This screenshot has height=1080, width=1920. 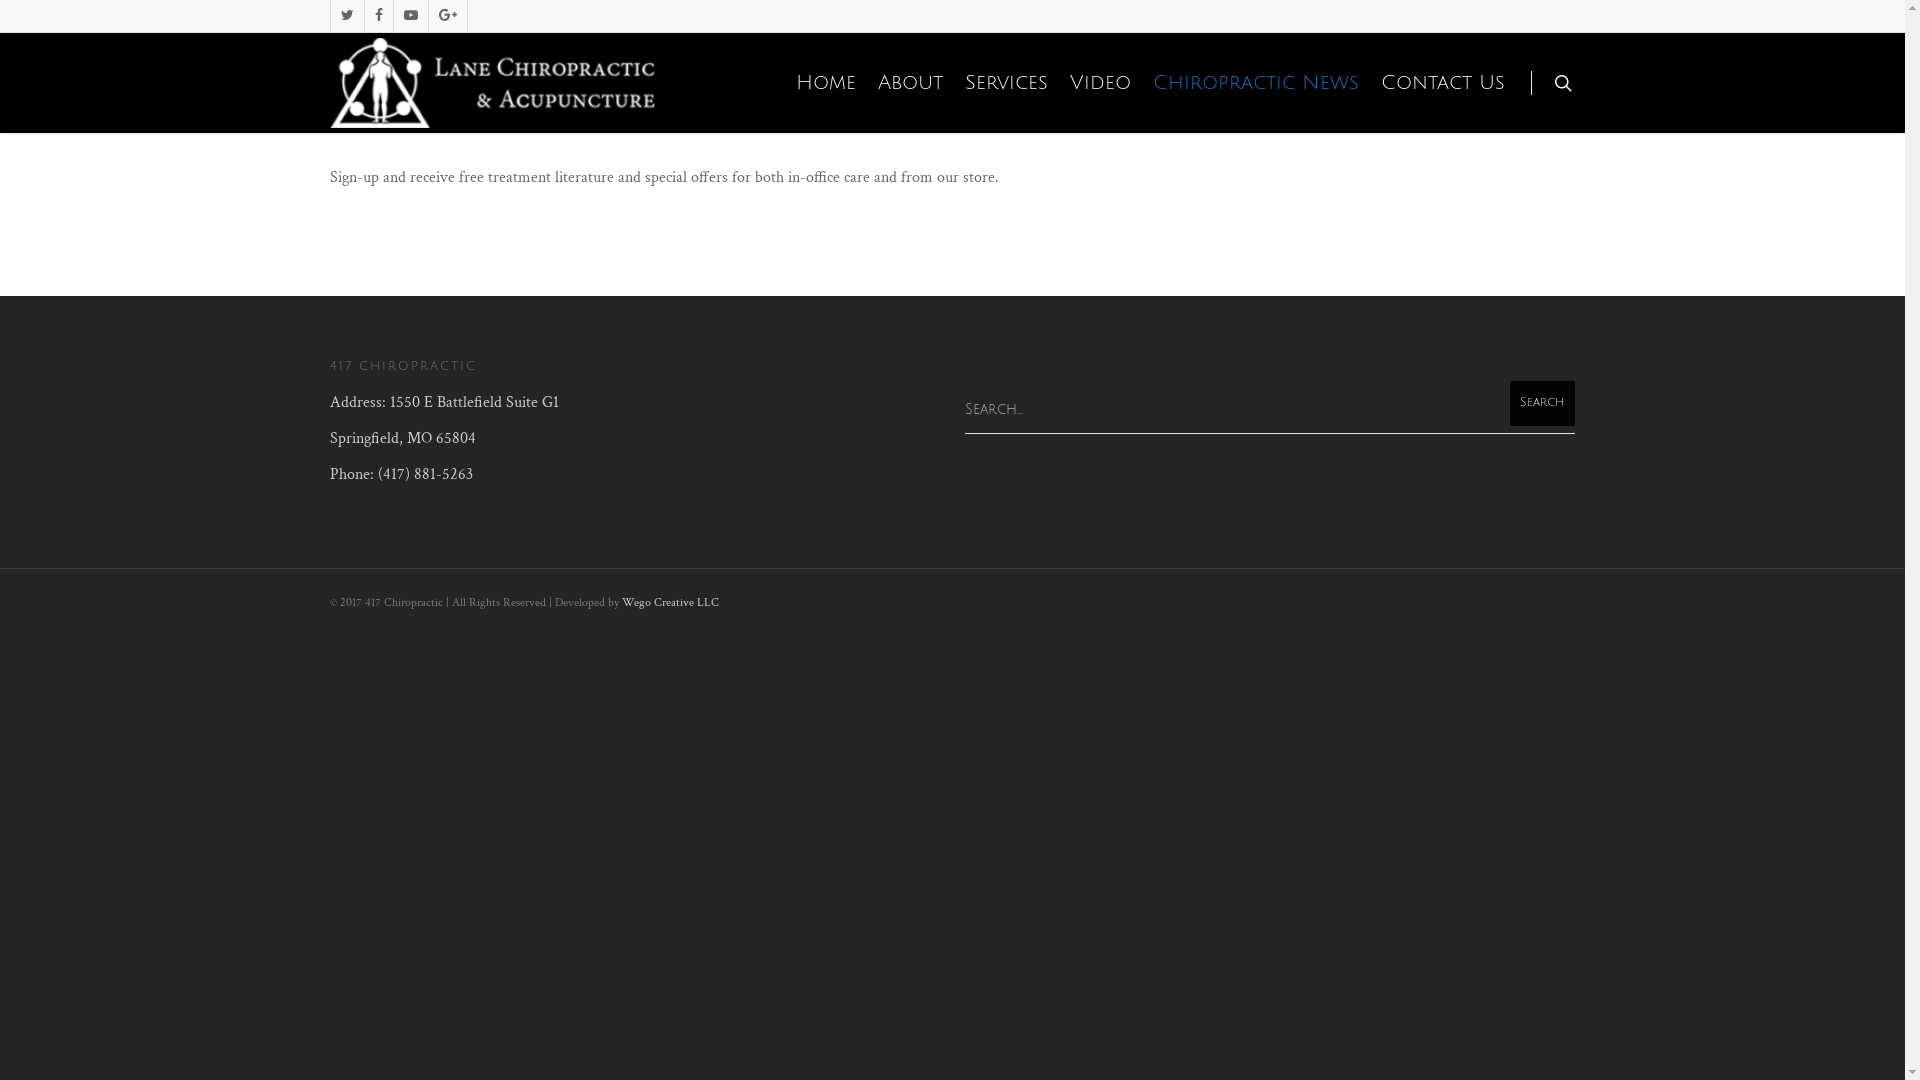 What do you see at coordinates (1269, 408) in the screenshot?
I see `'Search for:'` at bounding box center [1269, 408].